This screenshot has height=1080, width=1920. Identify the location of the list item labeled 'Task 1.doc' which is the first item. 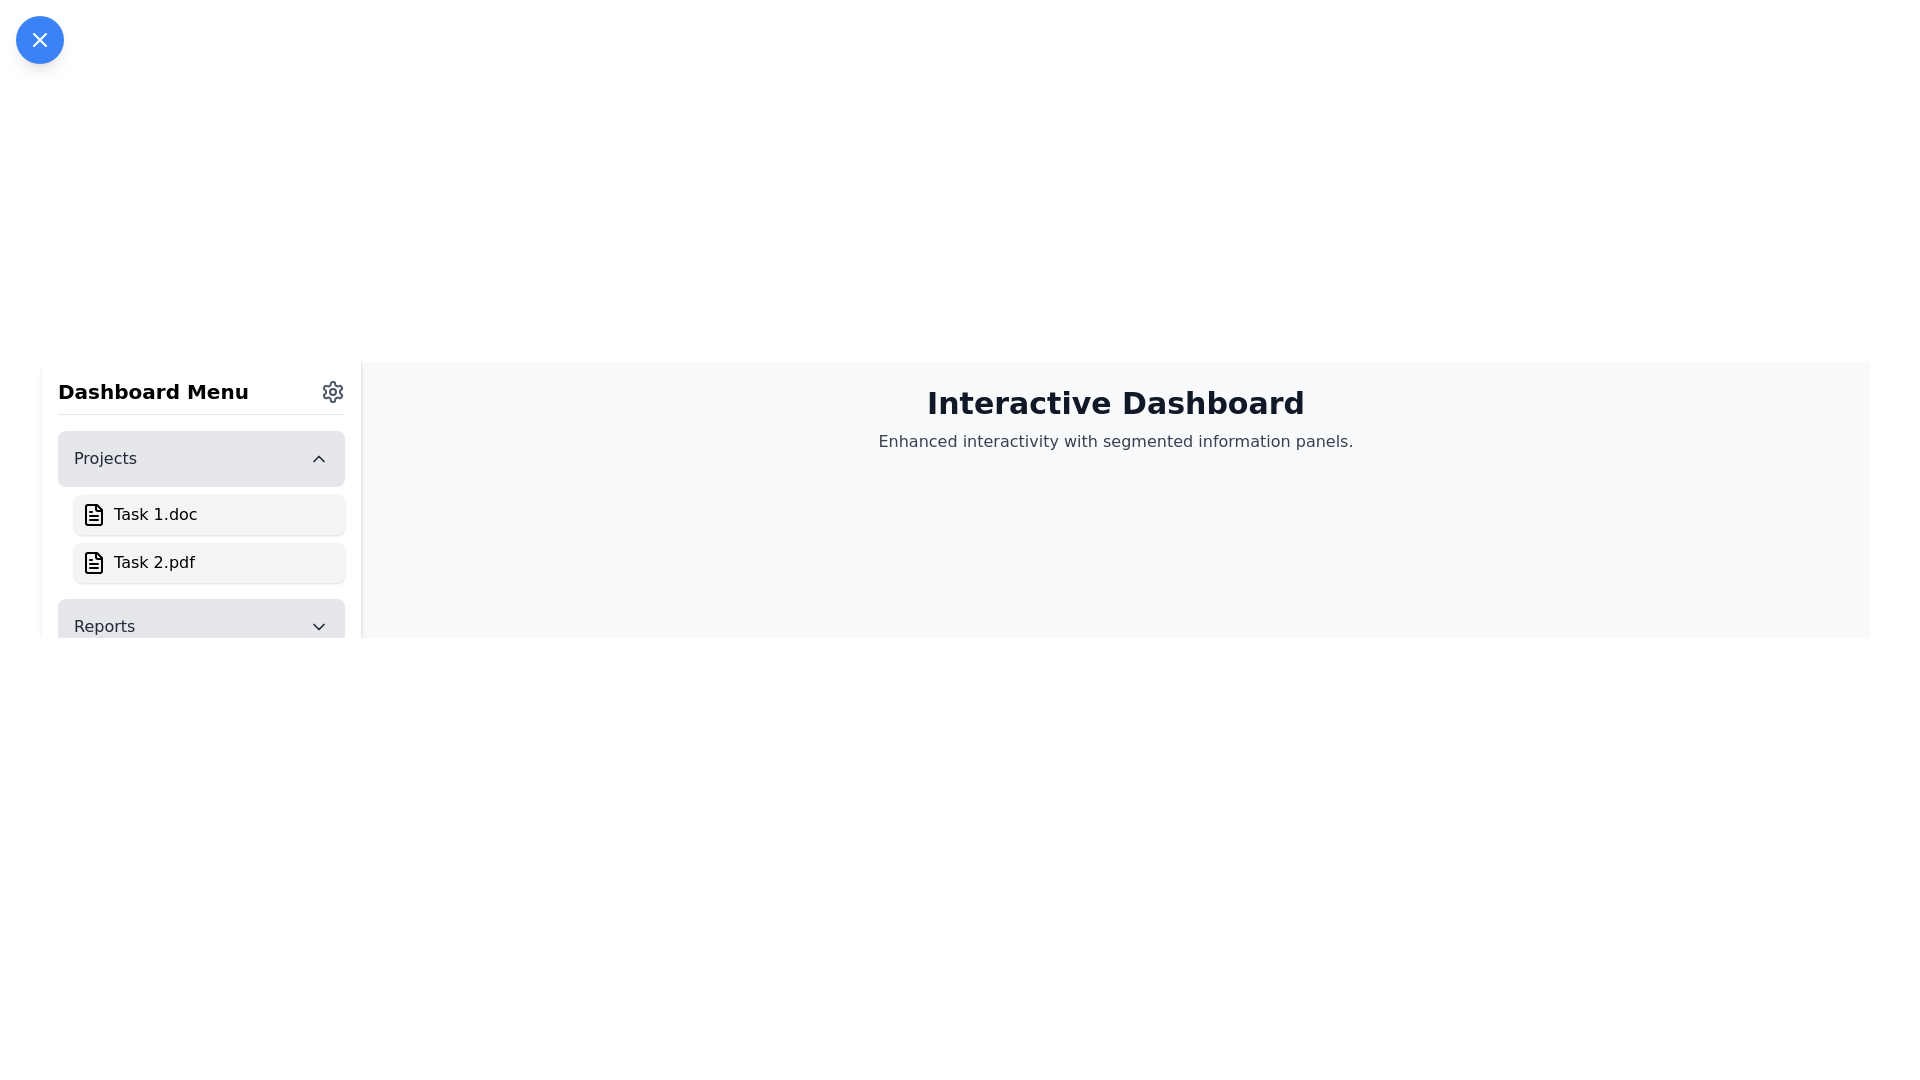
(201, 505).